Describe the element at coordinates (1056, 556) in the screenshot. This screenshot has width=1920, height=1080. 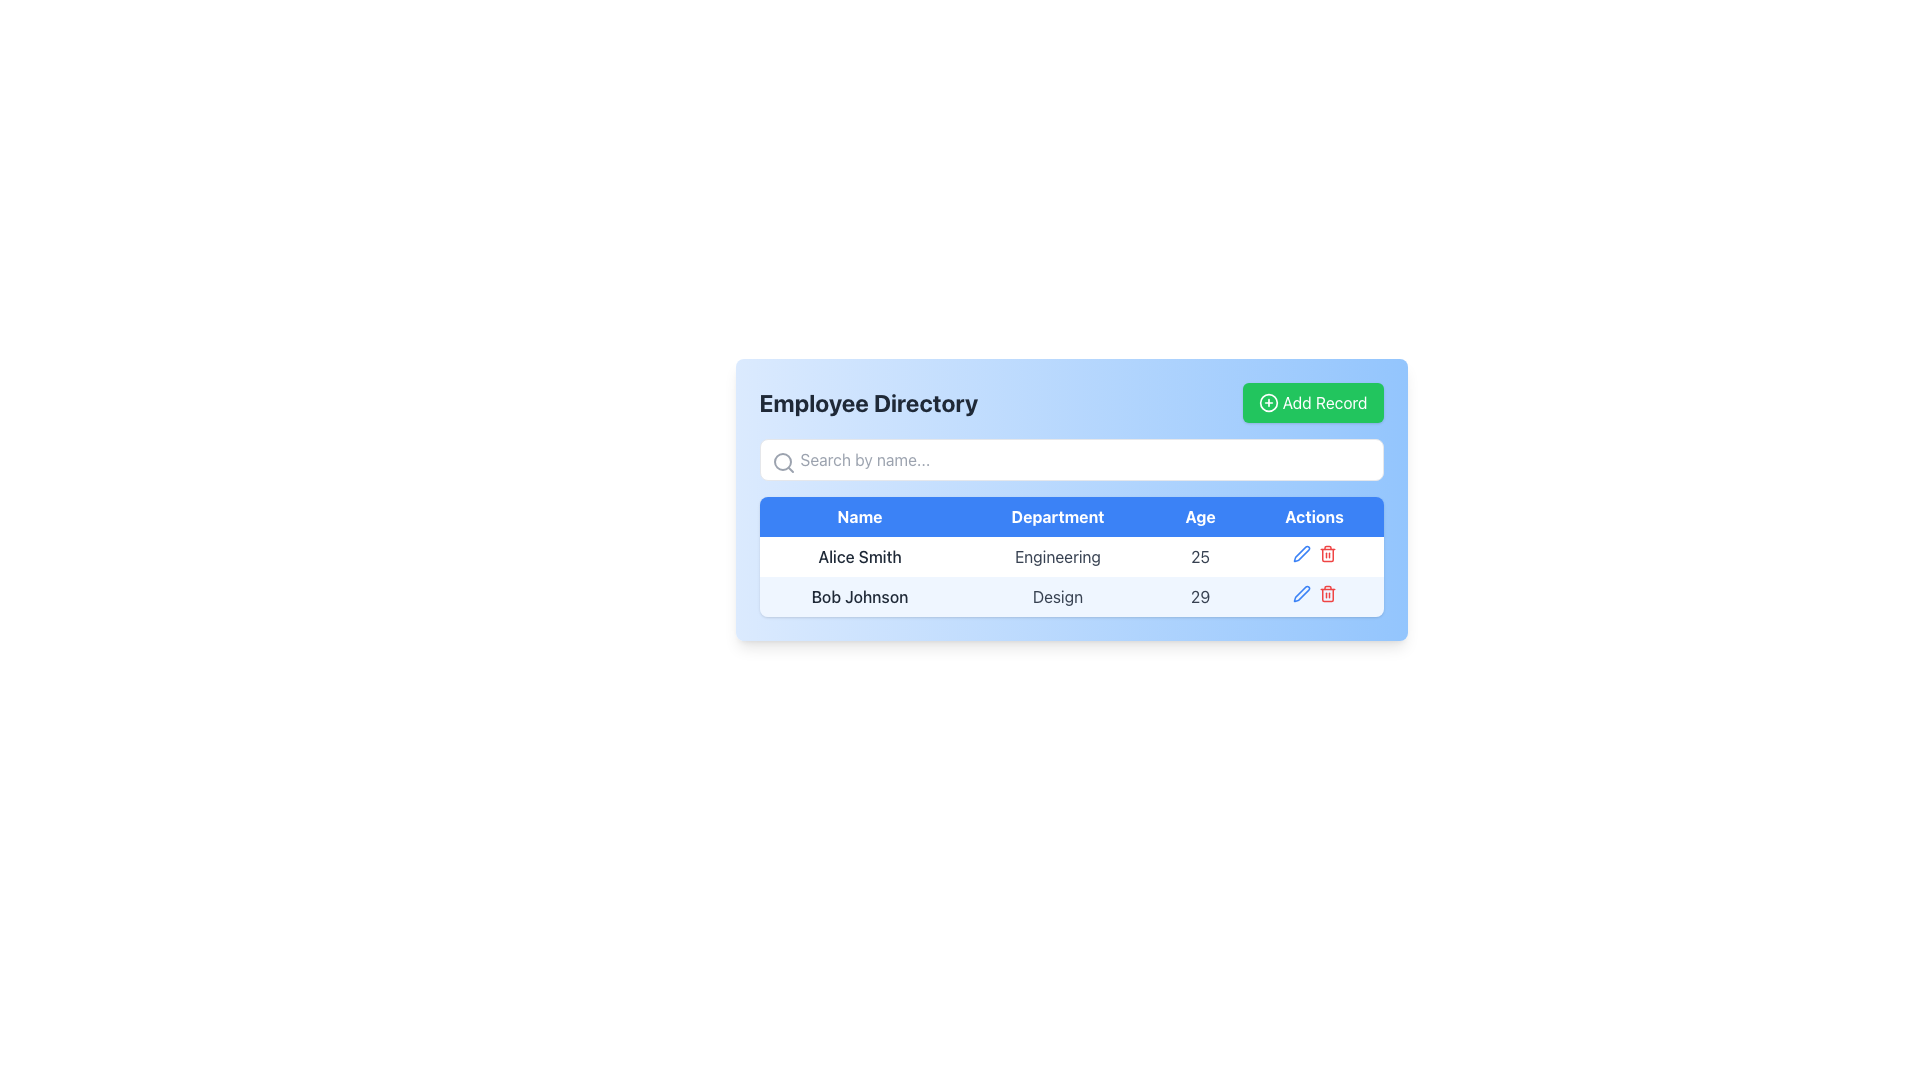
I see `the text label 'Engineering' which is styled in grey on a white background, located under the 'Department' column in a tabular structure` at that location.